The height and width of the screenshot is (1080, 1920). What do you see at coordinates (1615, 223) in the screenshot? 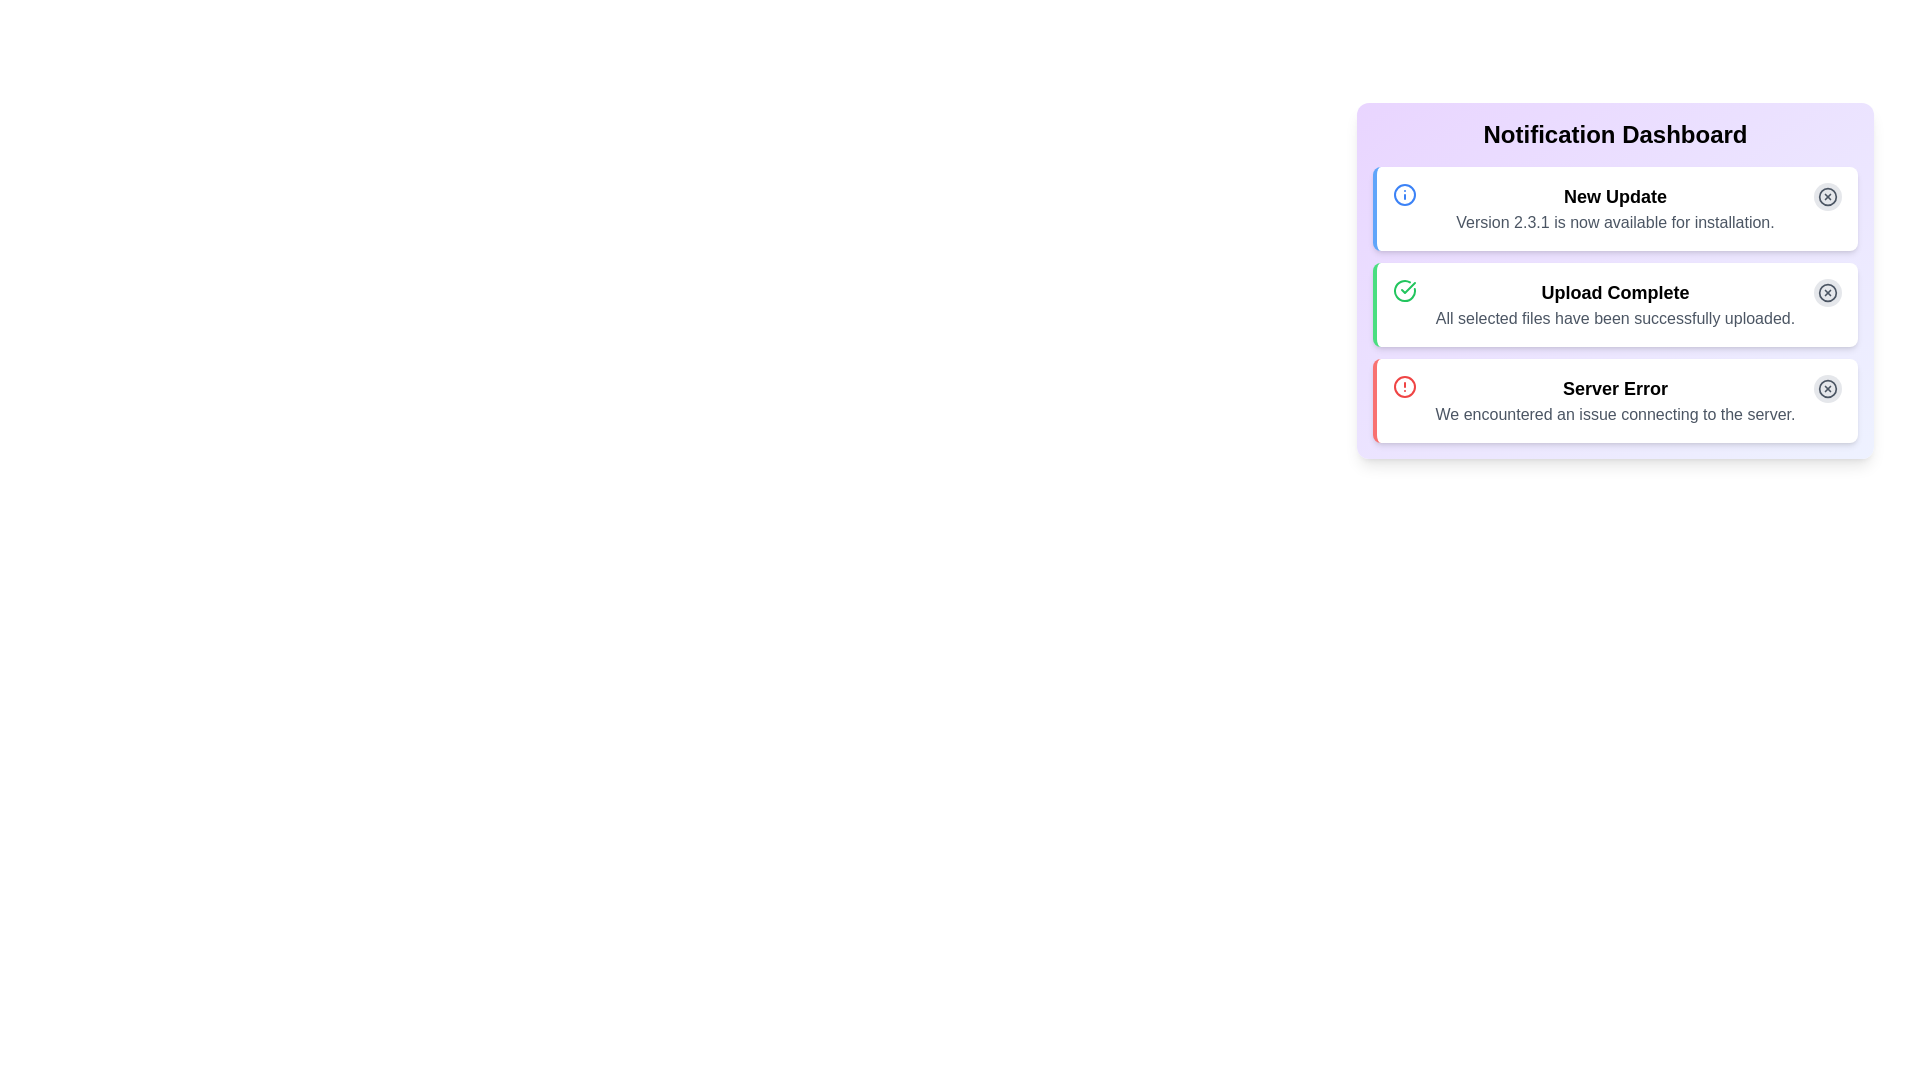
I see `contents of the text element displaying 'Version 2.3.1 is now available for installation.' which is positioned beneath the title 'New Update' in the first notification card` at bounding box center [1615, 223].